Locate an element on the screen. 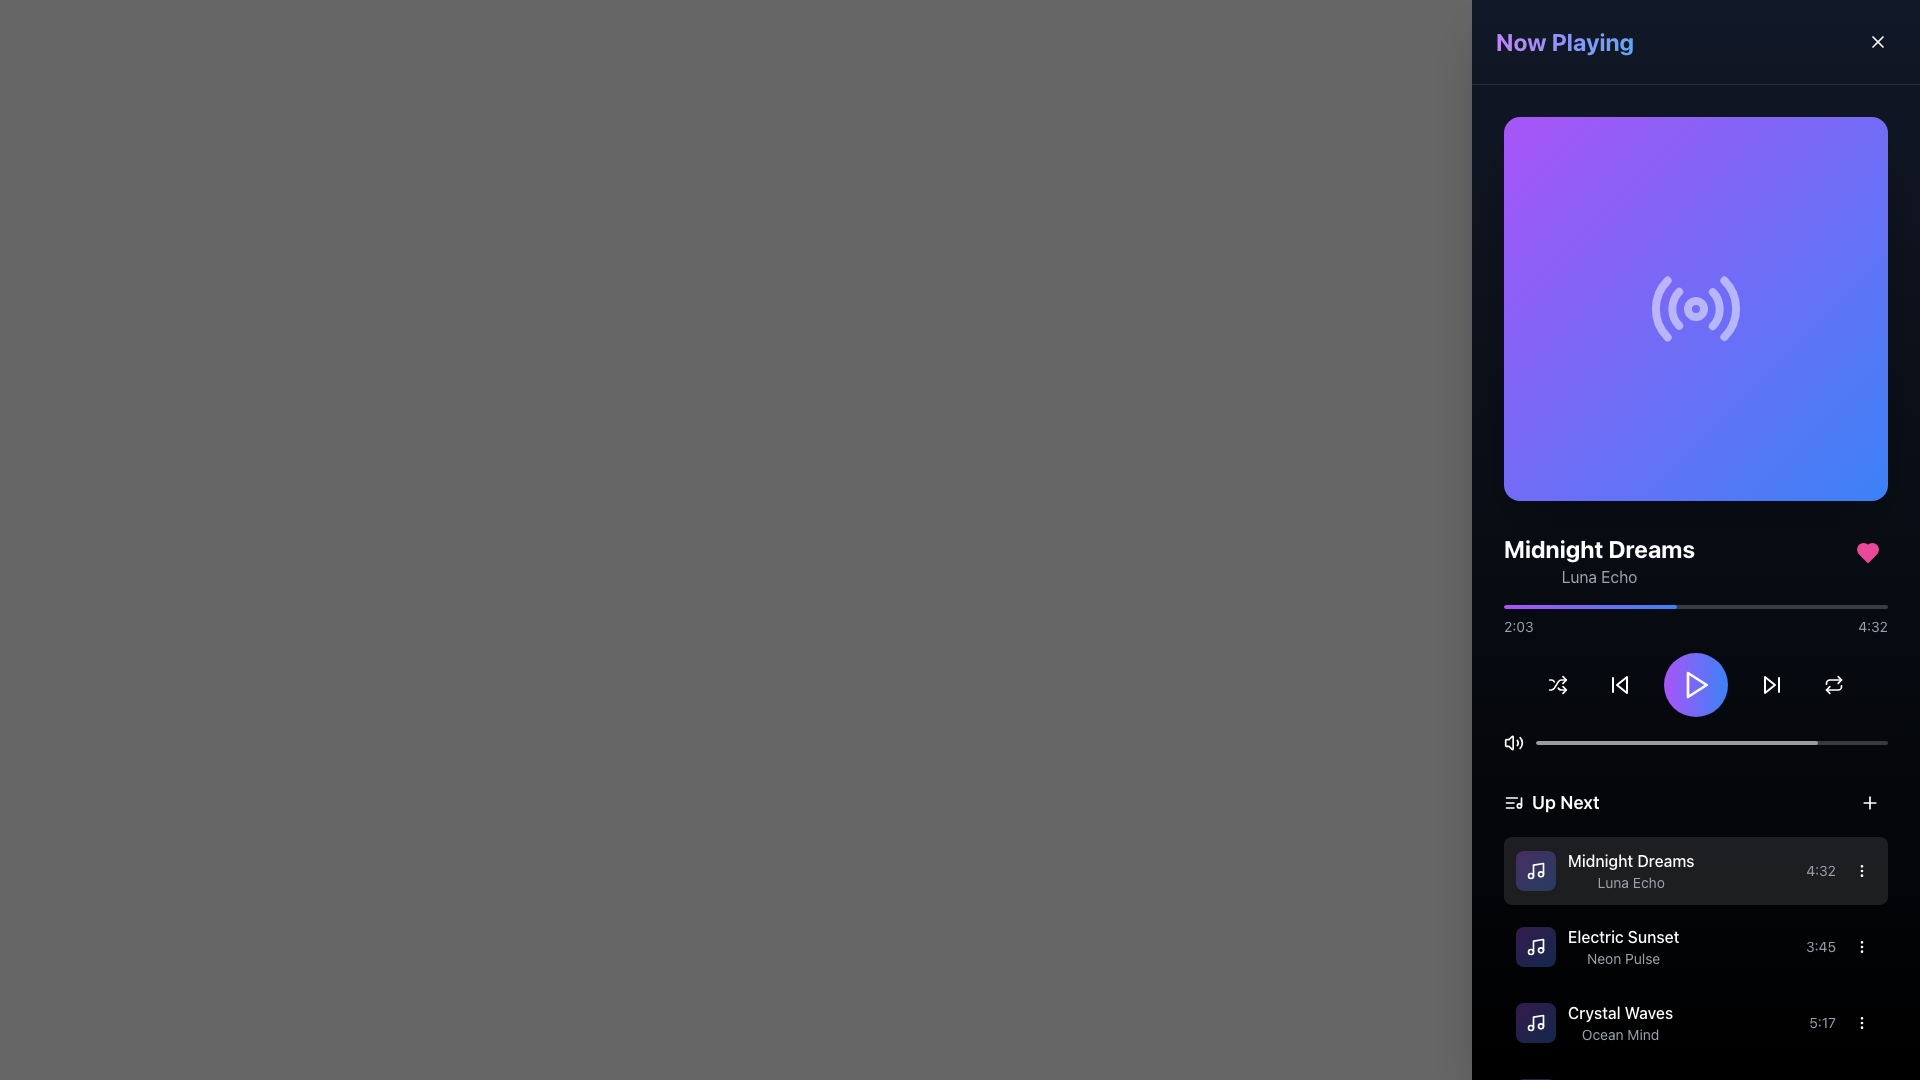 Image resolution: width=1920 pixels, height=1080 pixels. the song icon for 'Crystal Waves' in the playlist, located left of the text block displaying the song title and artist is located at coordinates (1535, 1022).